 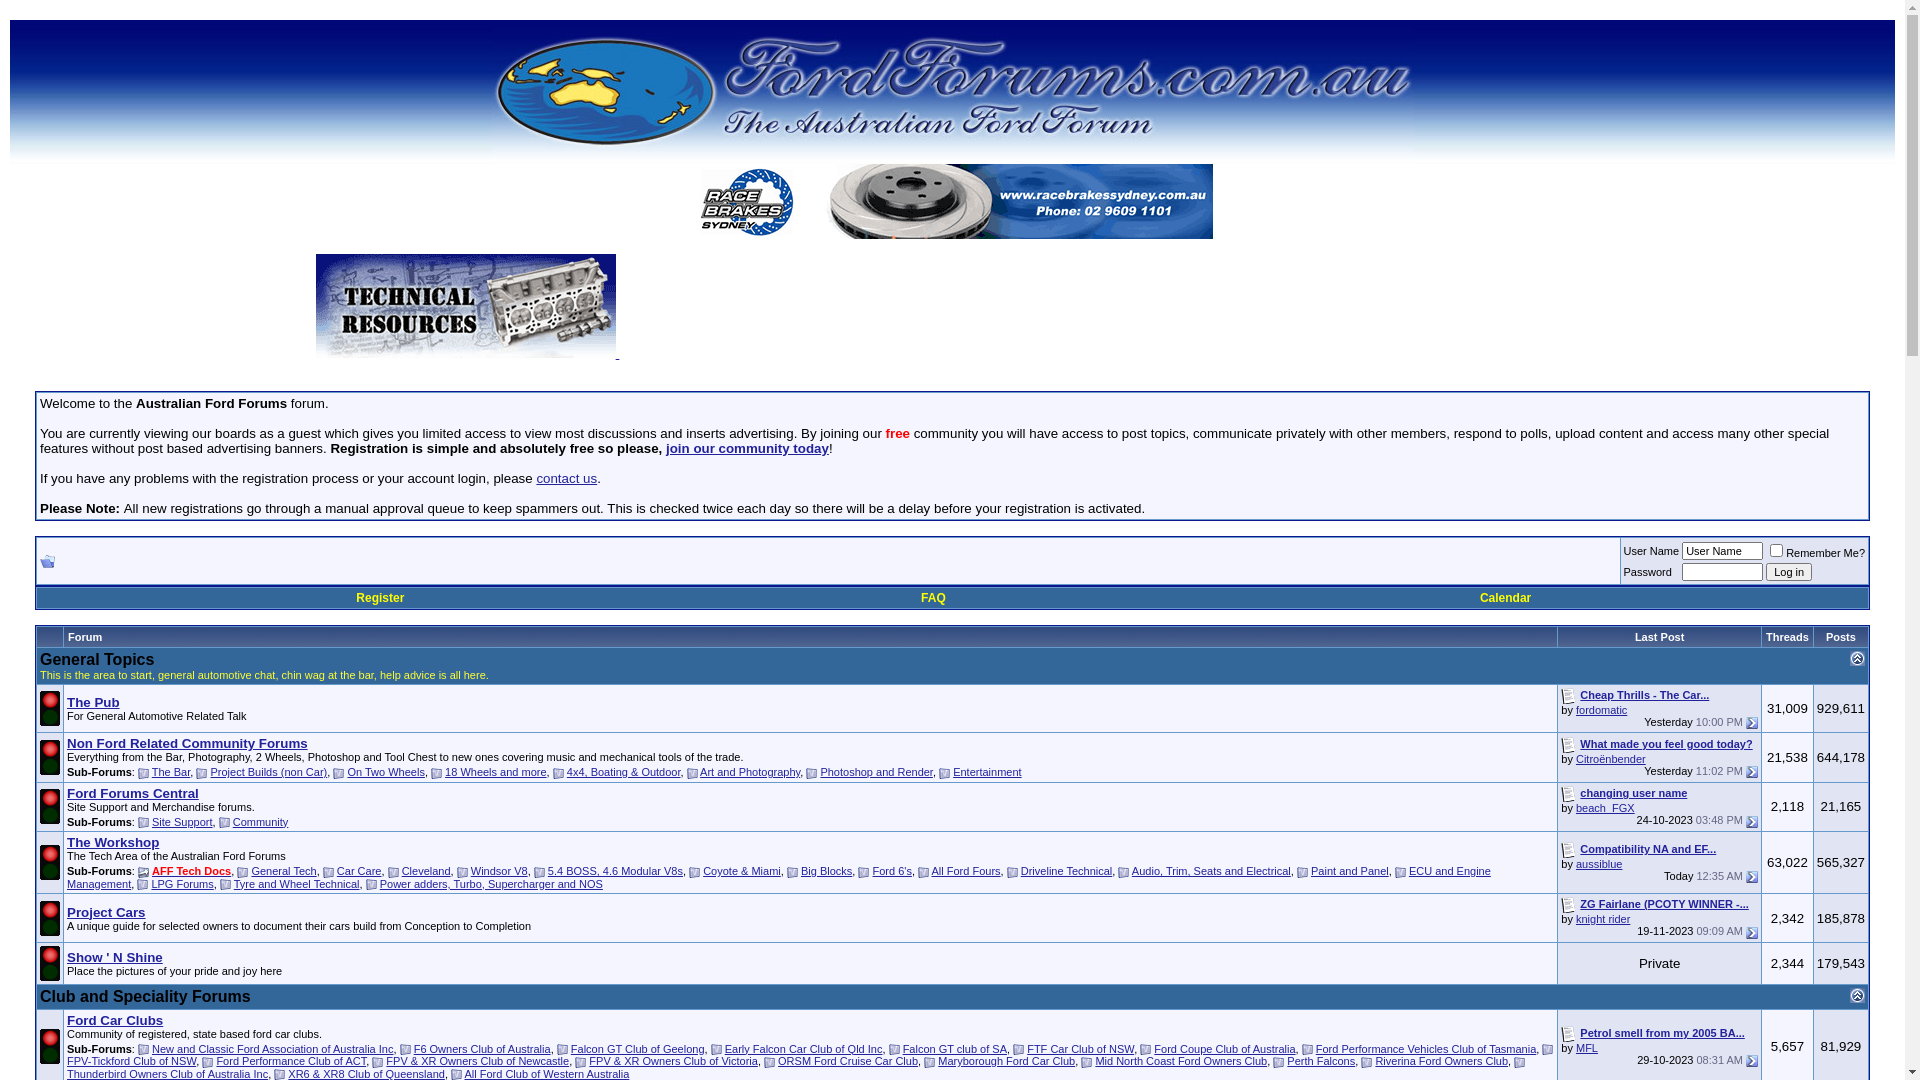 I want to click on '5.4 BOSS, 4.6 Modular V8s', so click(x=614, y=870).